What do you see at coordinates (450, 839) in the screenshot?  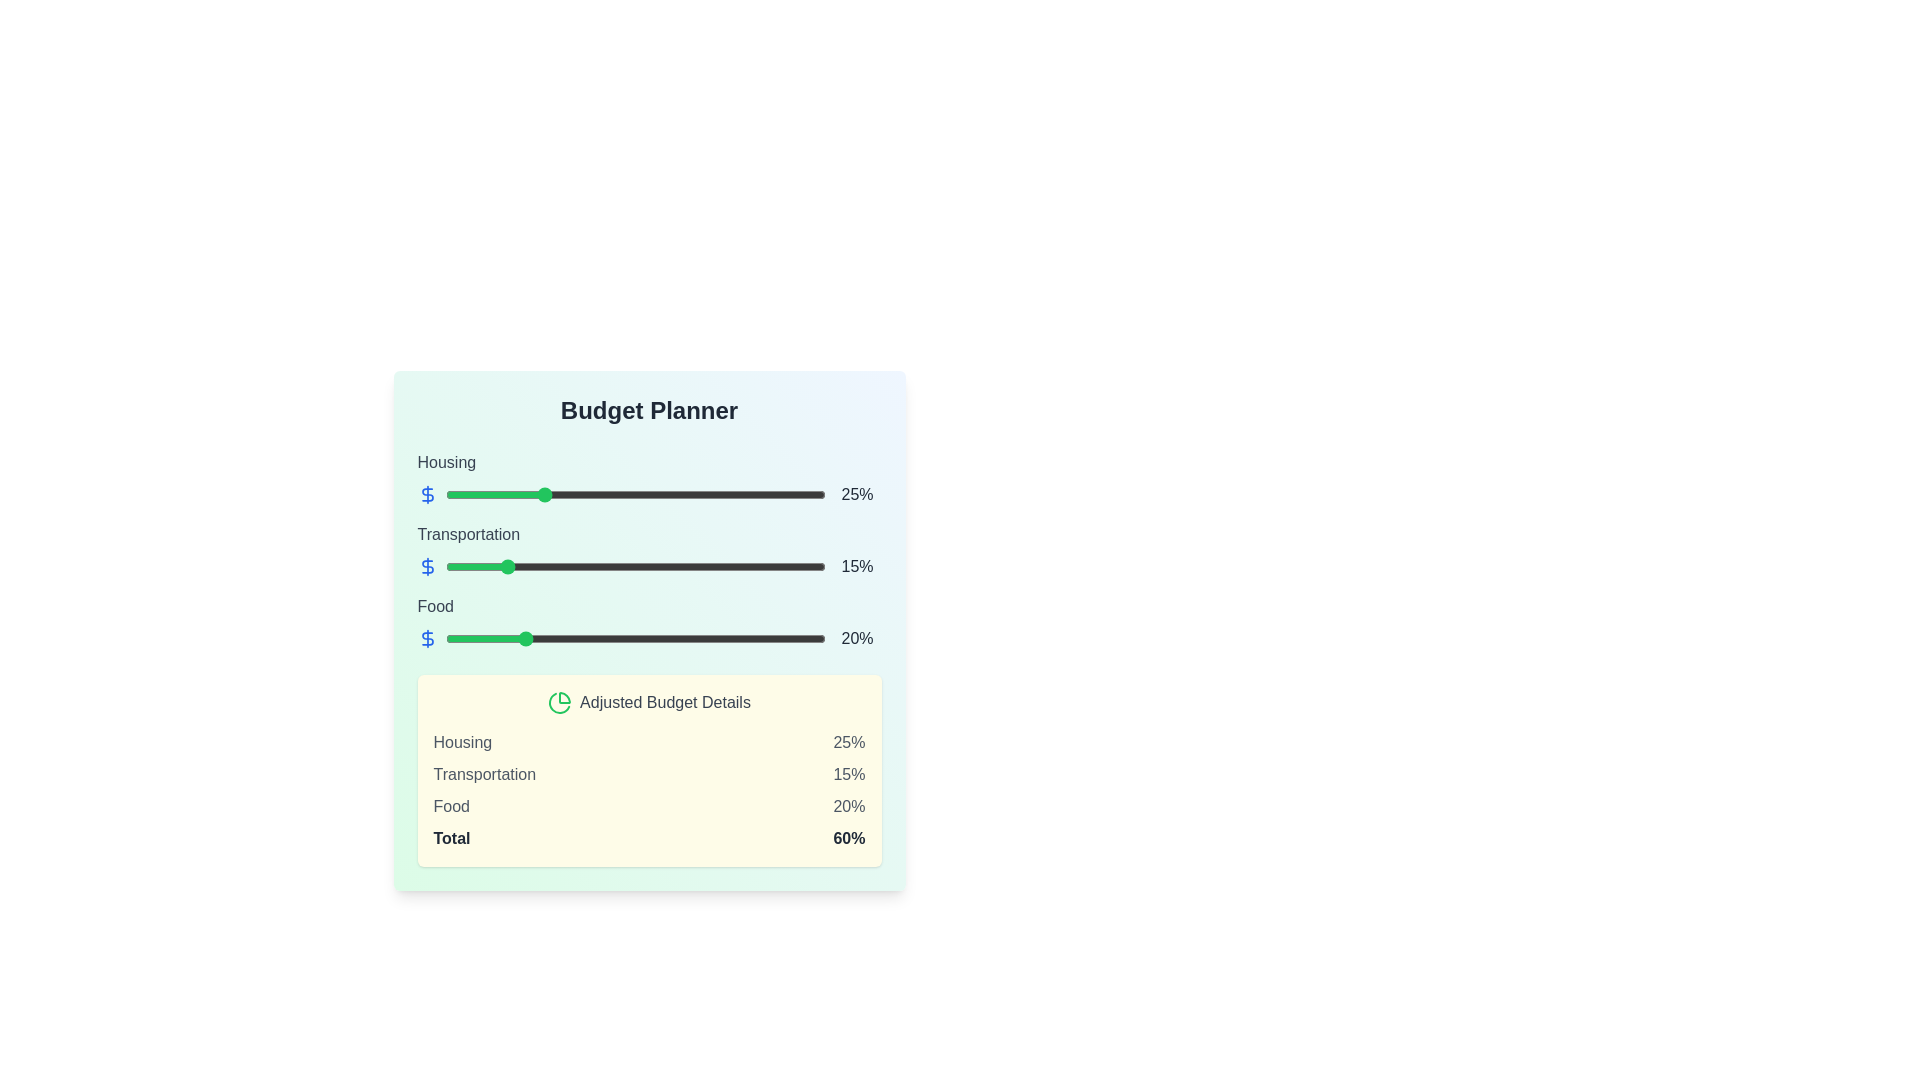 I see `the label text indicating the total value, which is positioned at the bottom-left corner of the summary section, aligned to the left of the '60%' text` at bounding box center [450, 839].